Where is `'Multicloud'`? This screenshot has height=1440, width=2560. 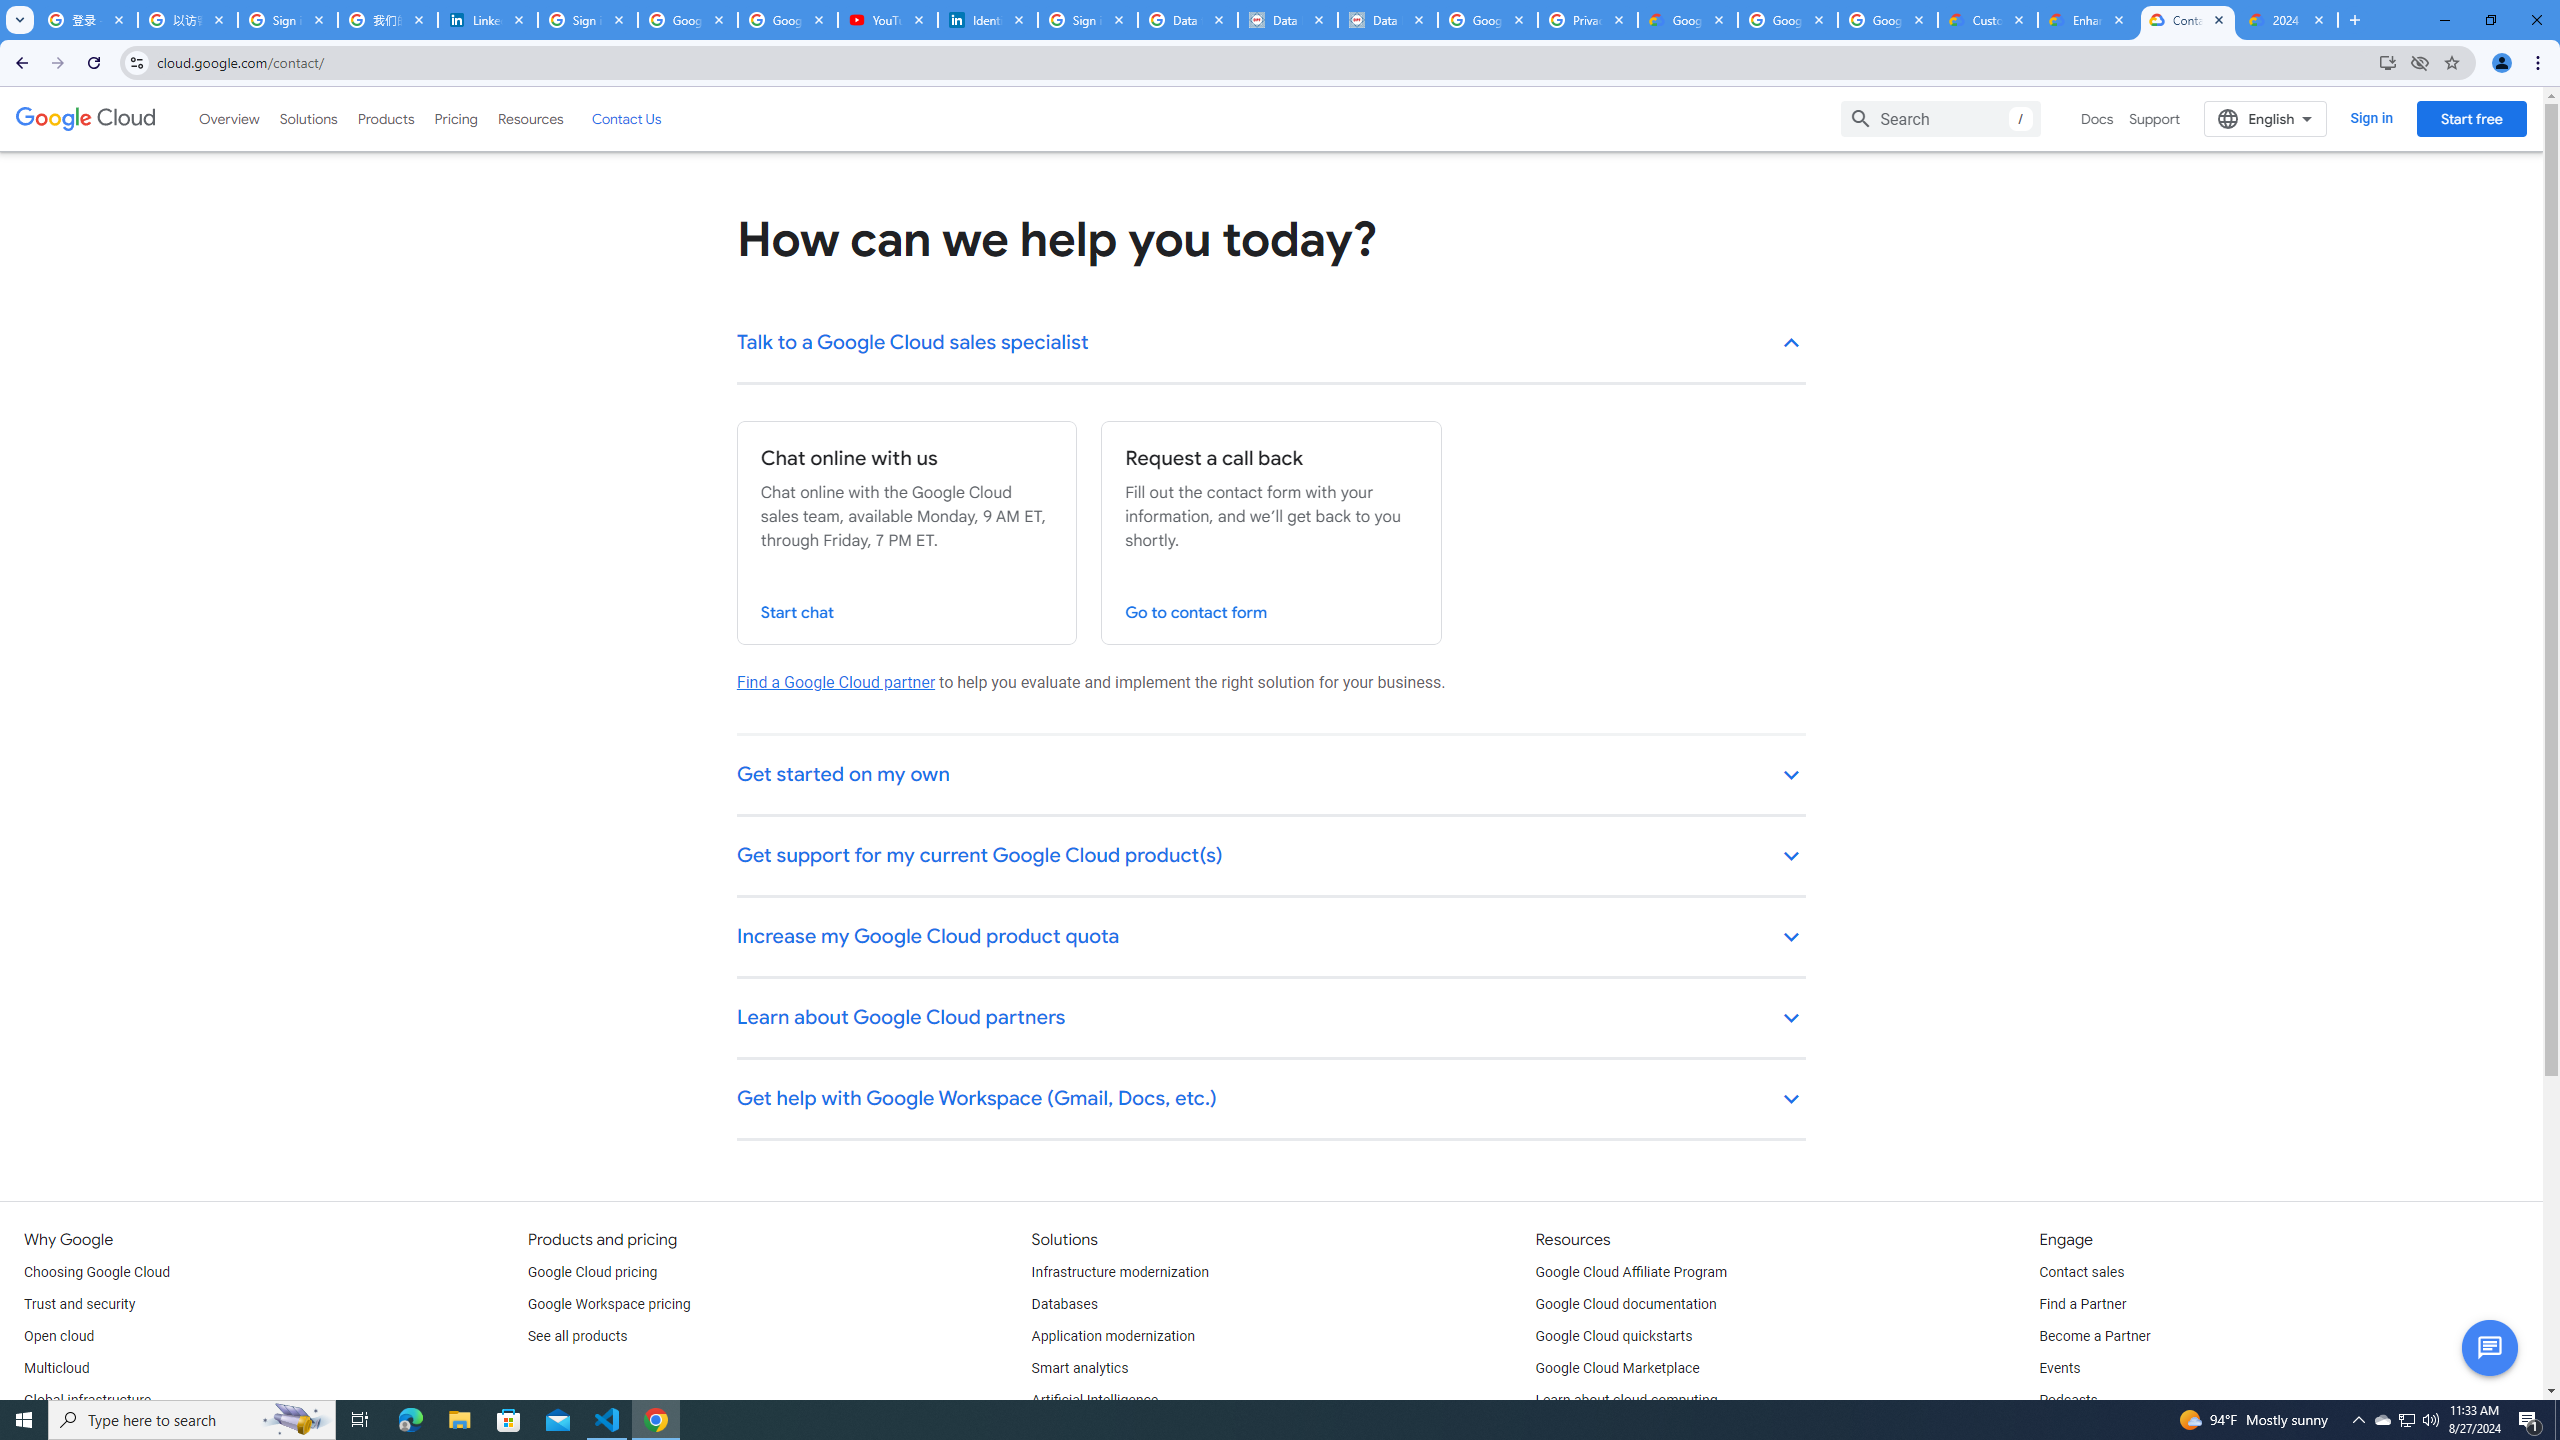 'Multicloud' is located at coordinates (56, 1368).